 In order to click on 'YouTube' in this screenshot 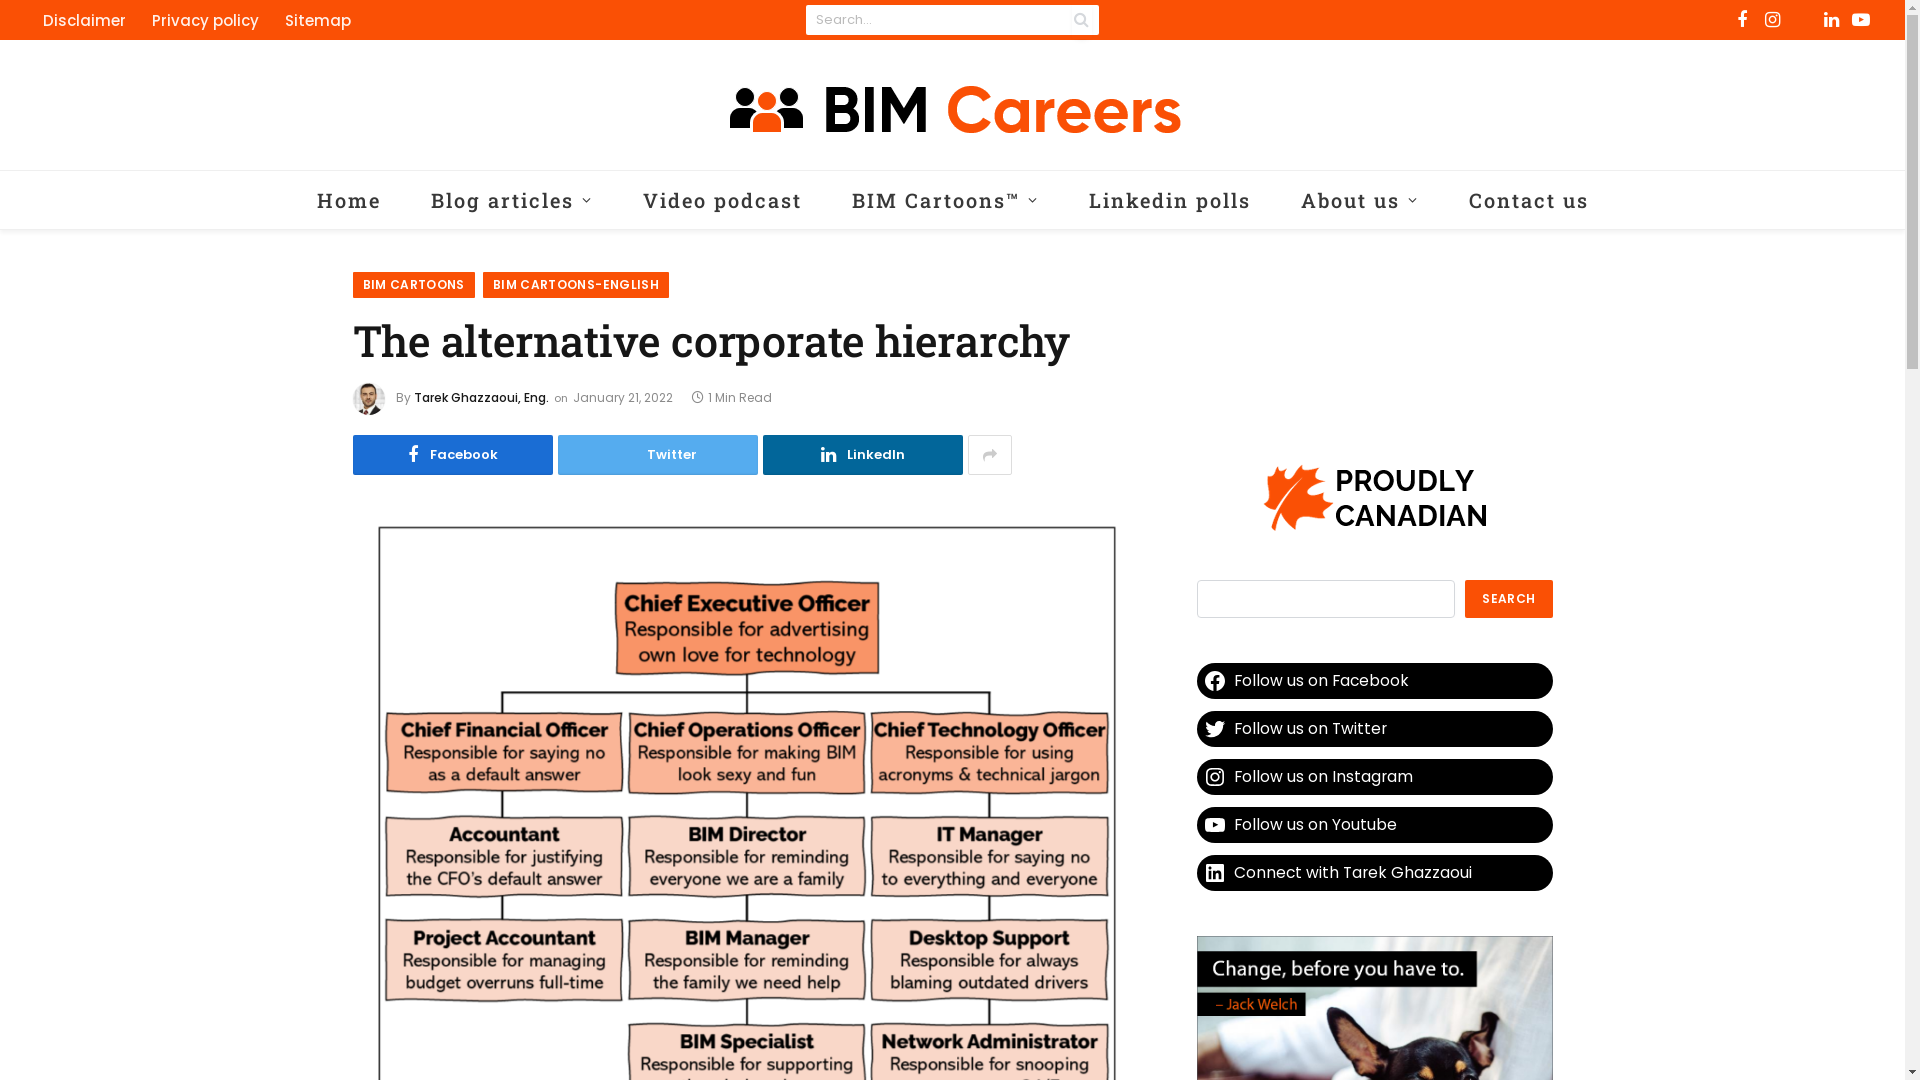, I will do `click(1860, 19)`.